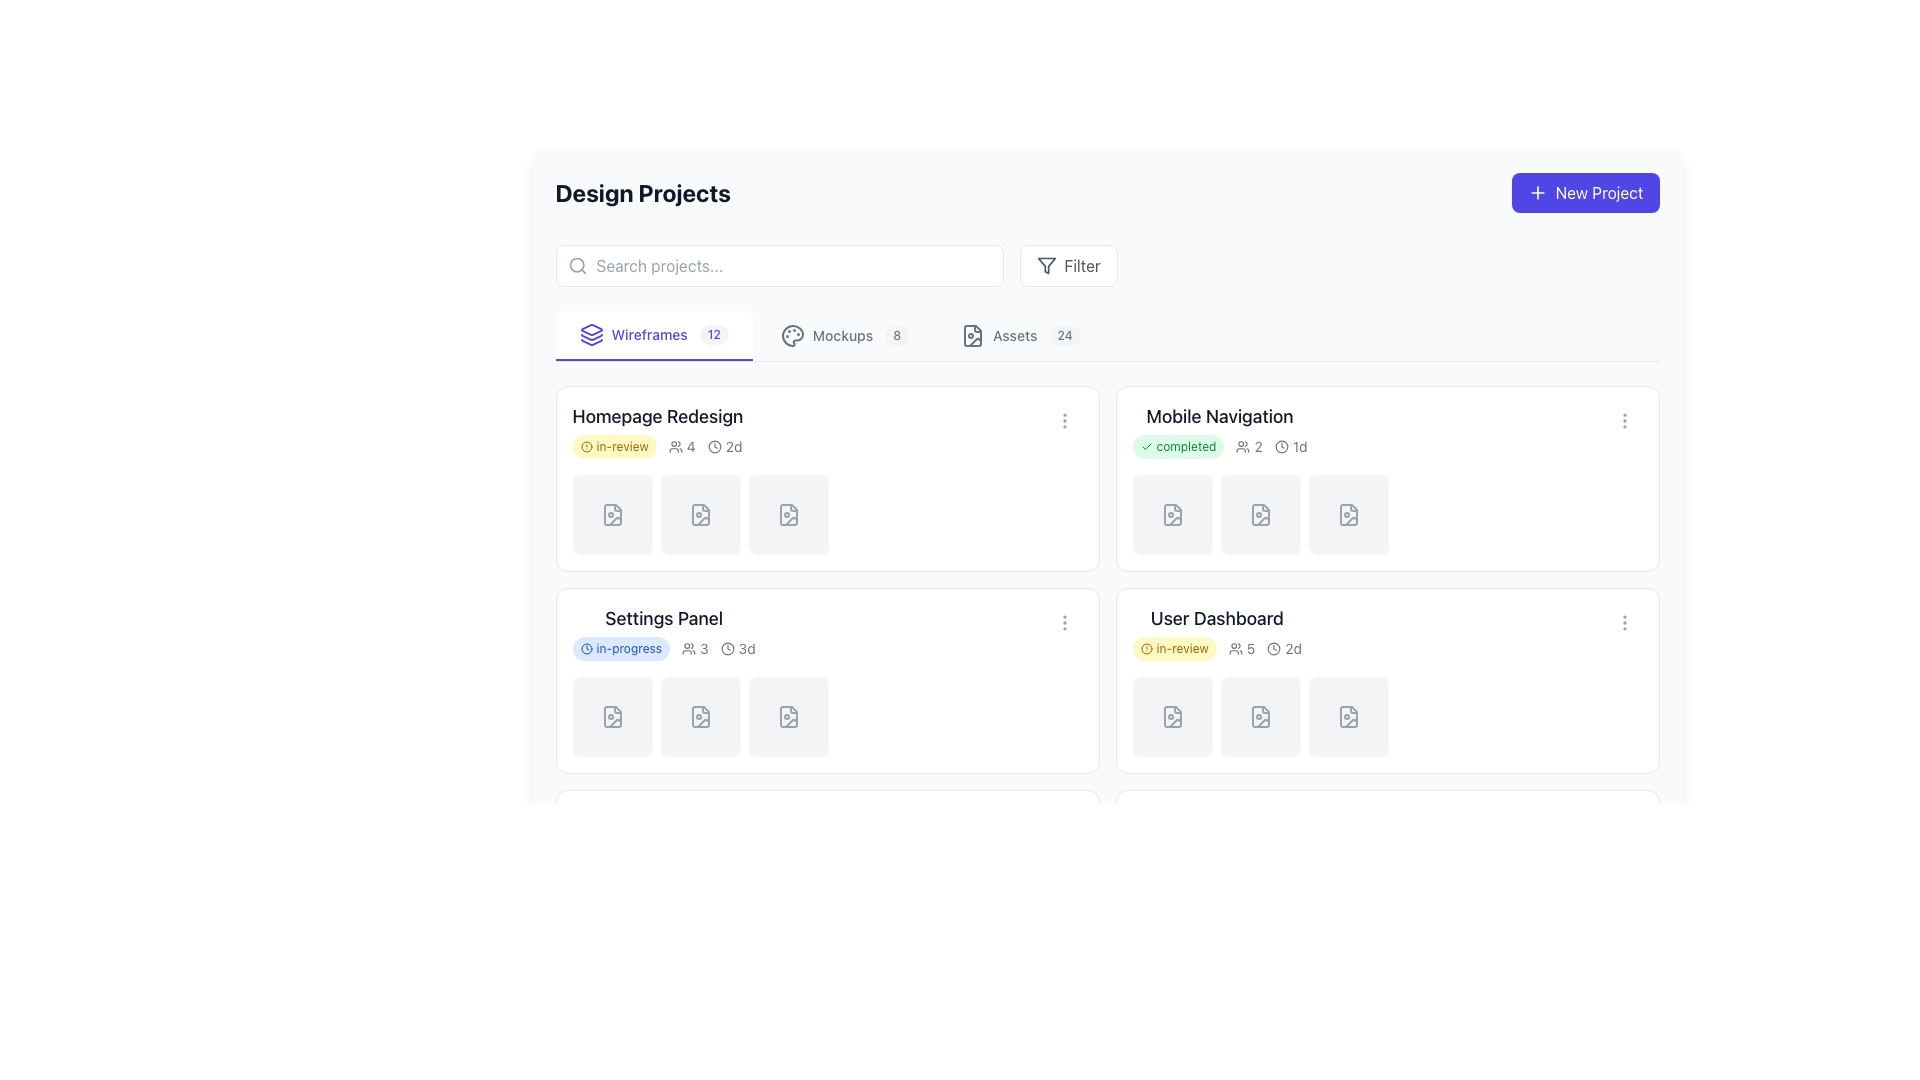 This screenshot has height=1080, width=1920. I want to click on the icon representing an image or document file located in the first column of the first row under the 'Homepage Redesign' card, so click(700, 514).